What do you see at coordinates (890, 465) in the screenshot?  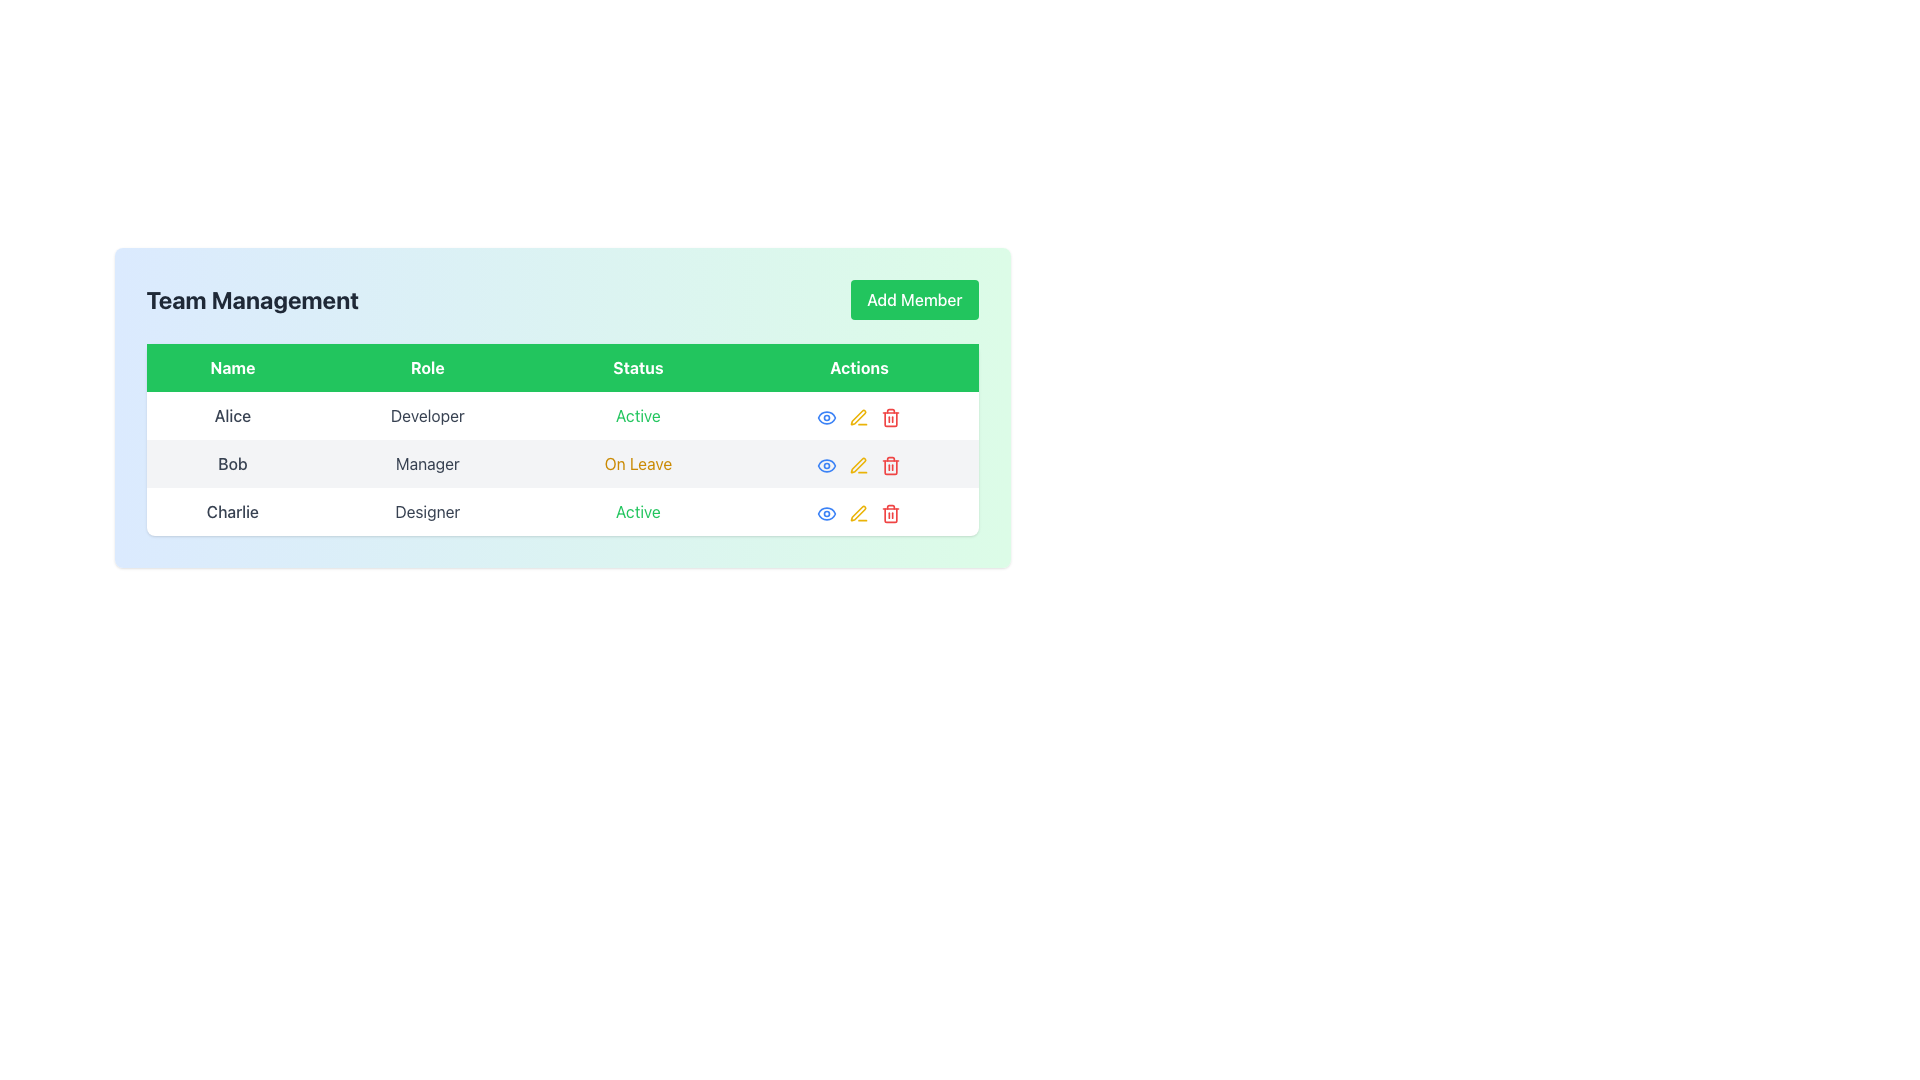 I see `the delete icon button located in the Actions column of the second row in the Team Management table` at bounding box center [890, 465].